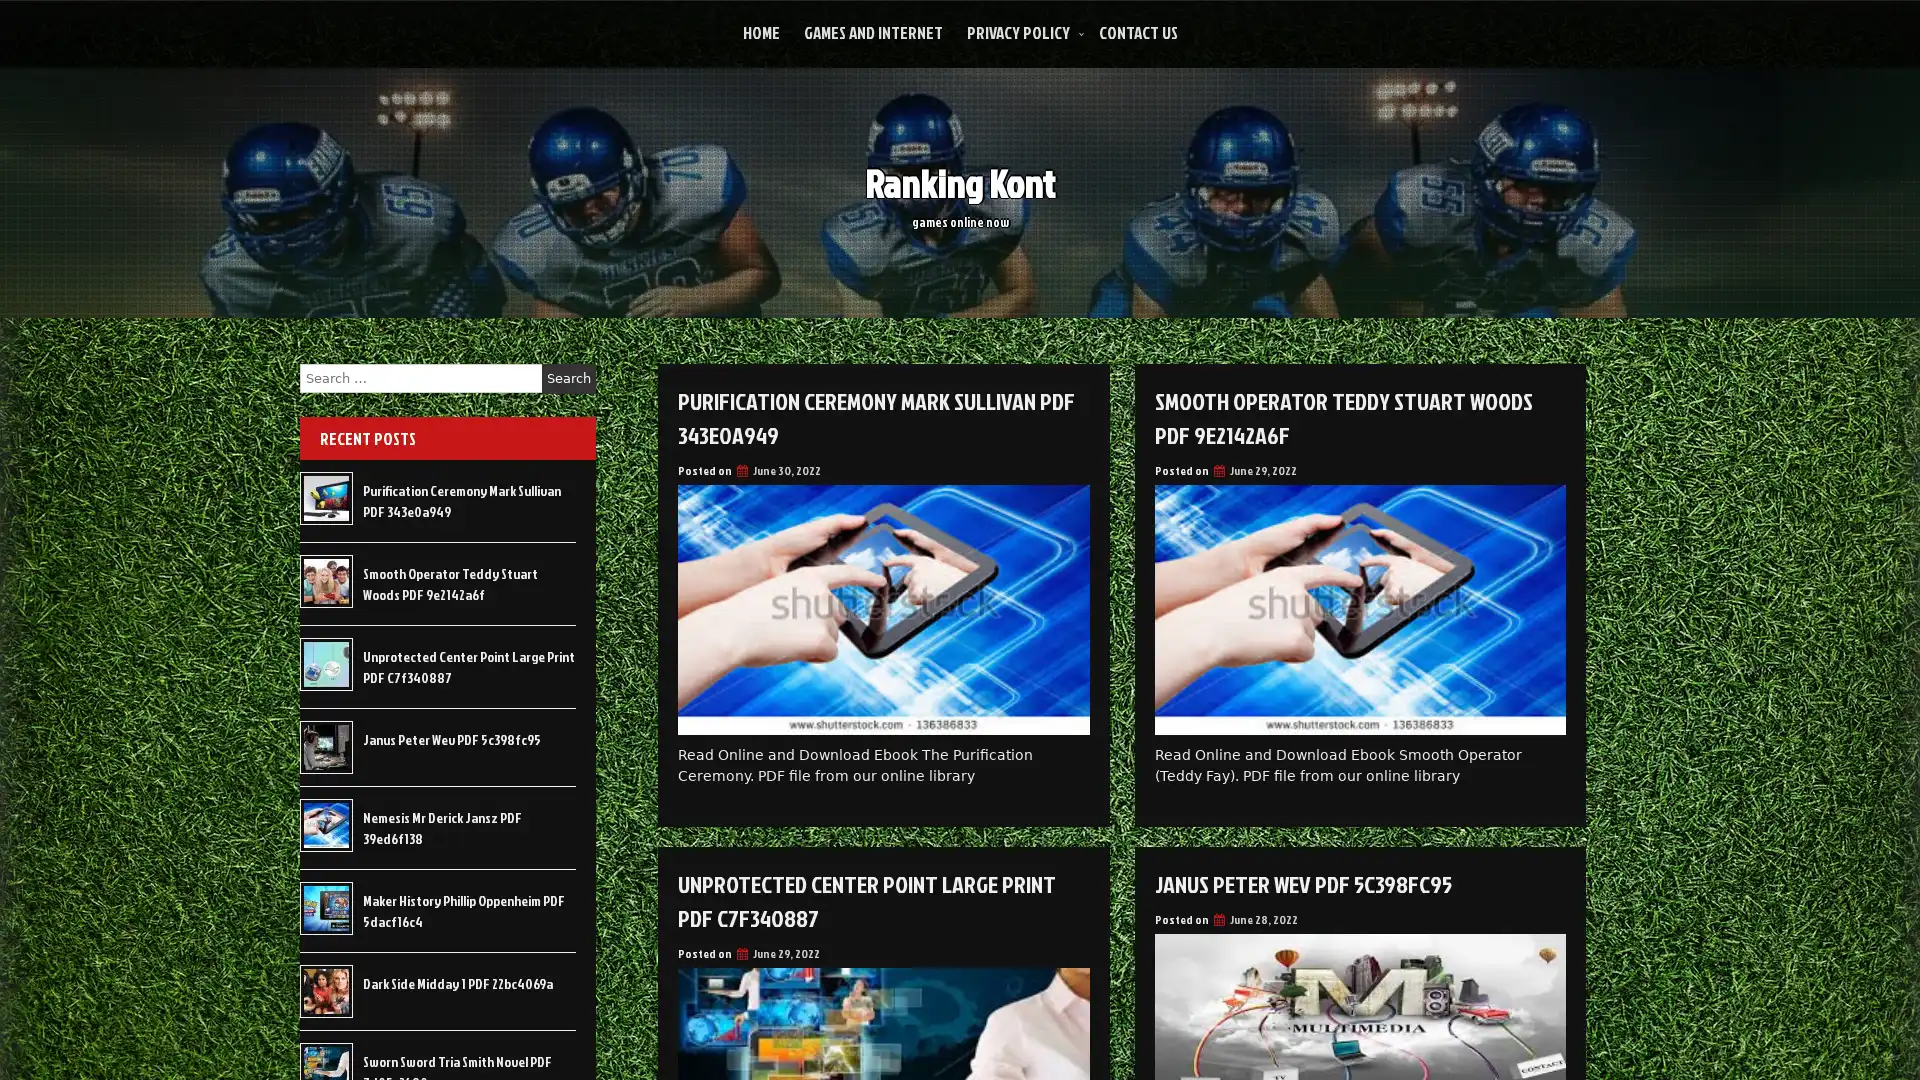 Image resolution: width=1920 pixels, height=1080 pixels. What do you see at coordinates (568, 378) in the screenshot?
I see `Search` at bounding box center [568, 378].